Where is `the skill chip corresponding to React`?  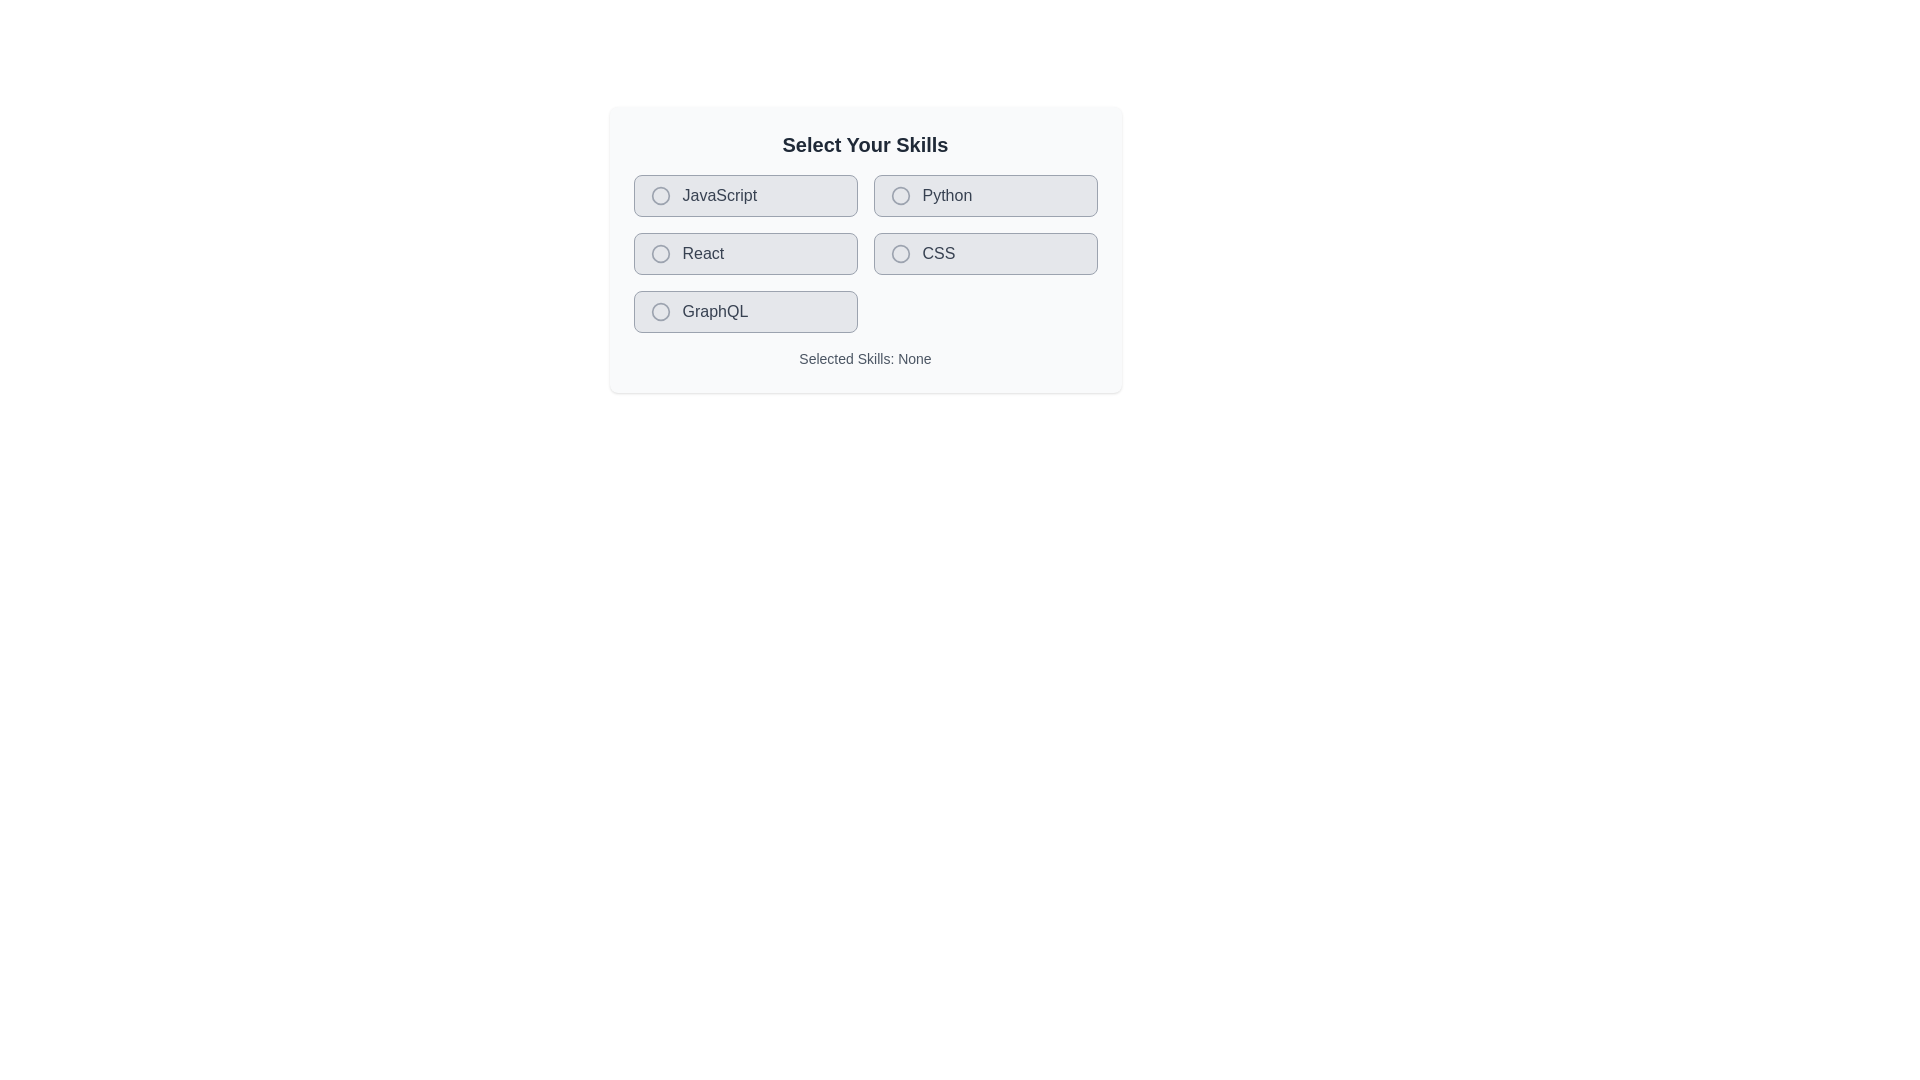
the skill chip corresponding to React is located at coordinates (744, 253).